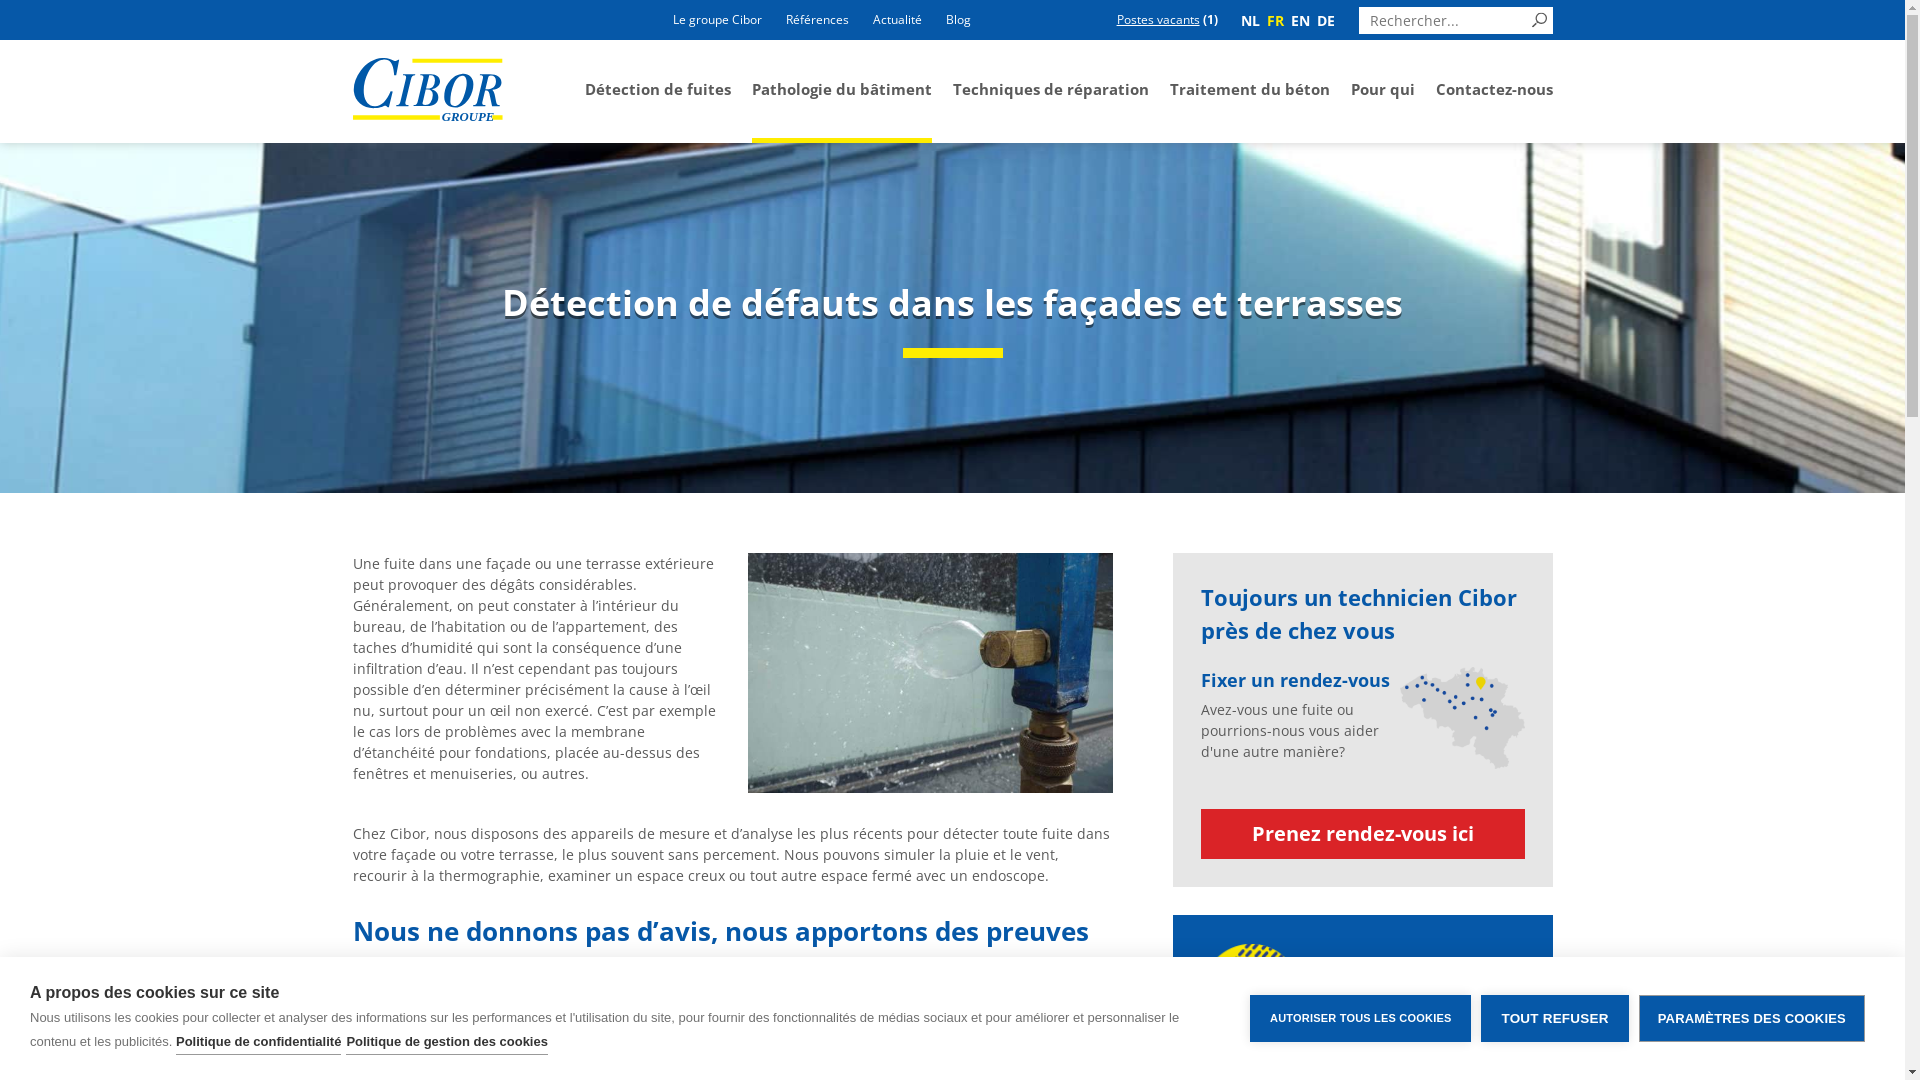 This screenshot has width=1920, height=1080. I want to click on 'Pour qui', so click(1381, 91).